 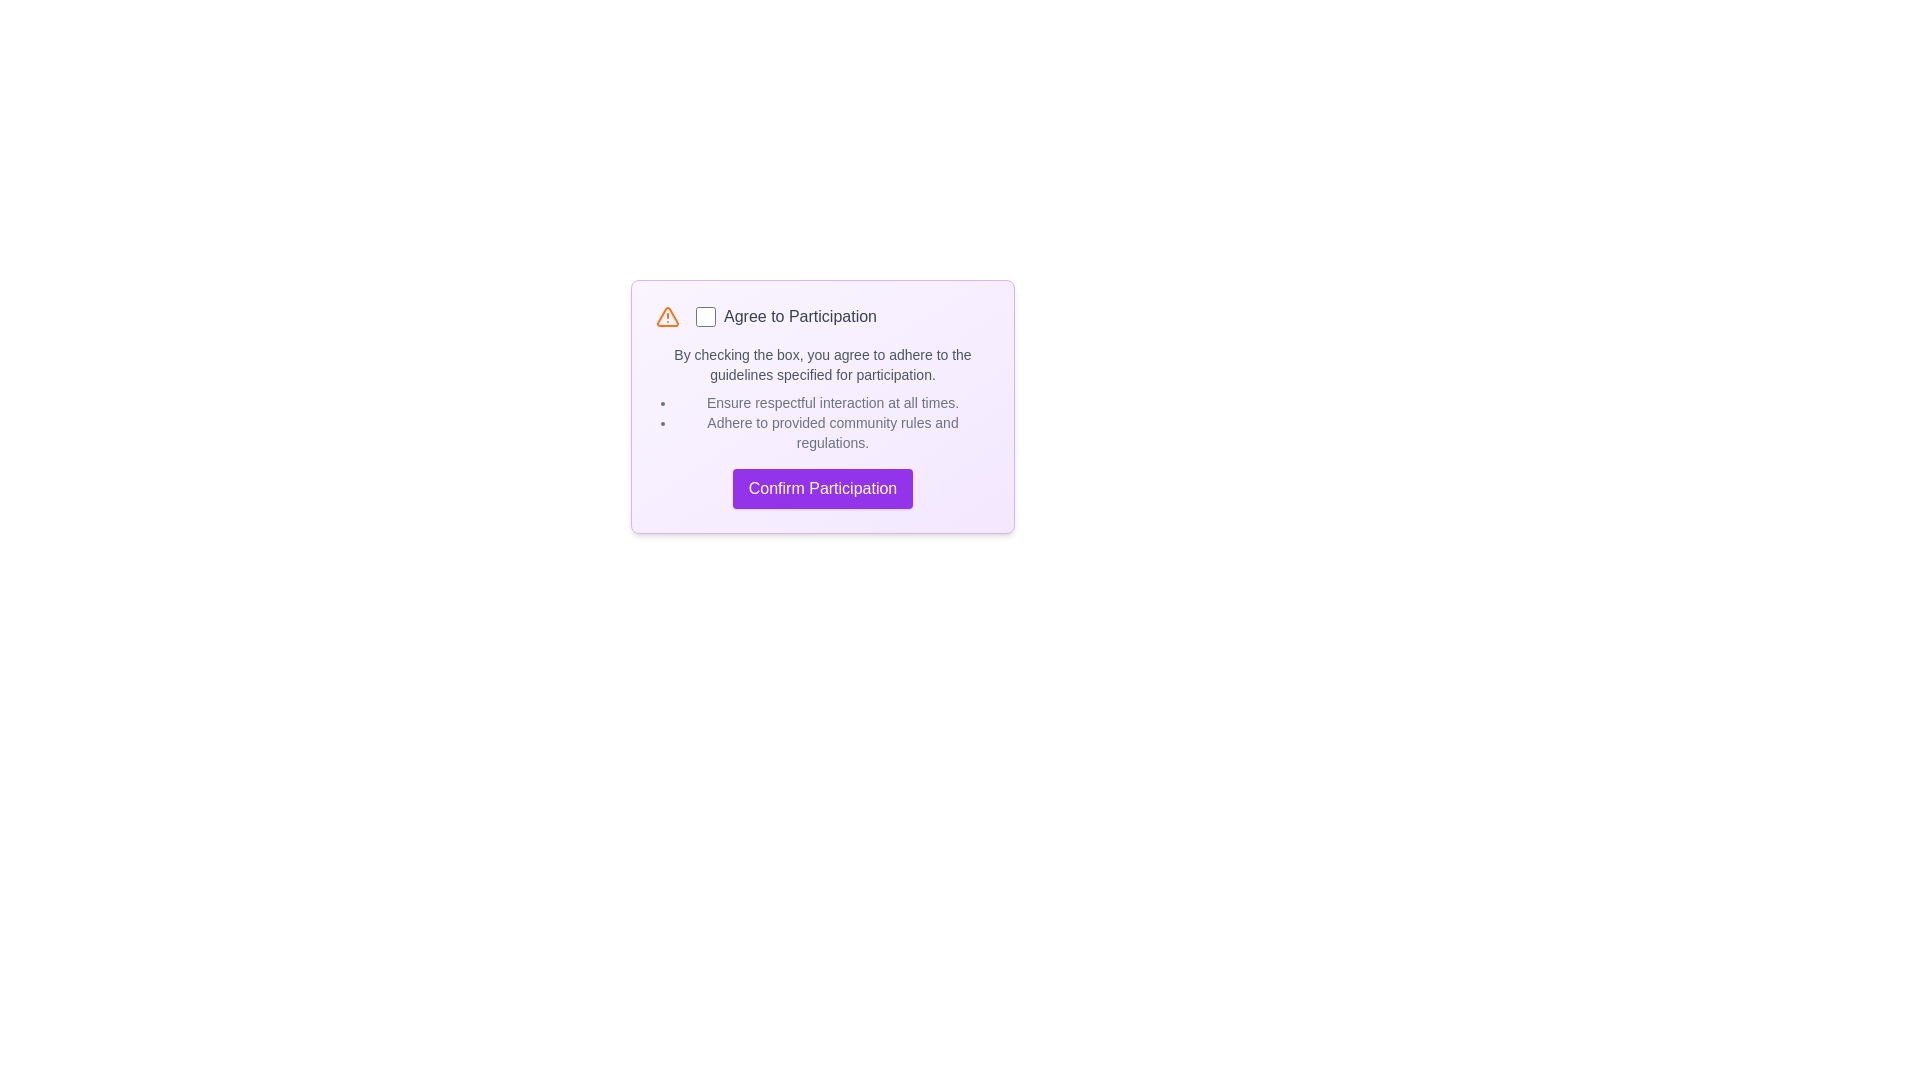 What do you see at coordinates (667, 315) in the screenshot?
I see `the orange triangular warning icon with a stylized exclamation mark, located to the left of the 'Agree to Participation' checkbox in the agreement section of the modal` at bounding box center [667, 315].